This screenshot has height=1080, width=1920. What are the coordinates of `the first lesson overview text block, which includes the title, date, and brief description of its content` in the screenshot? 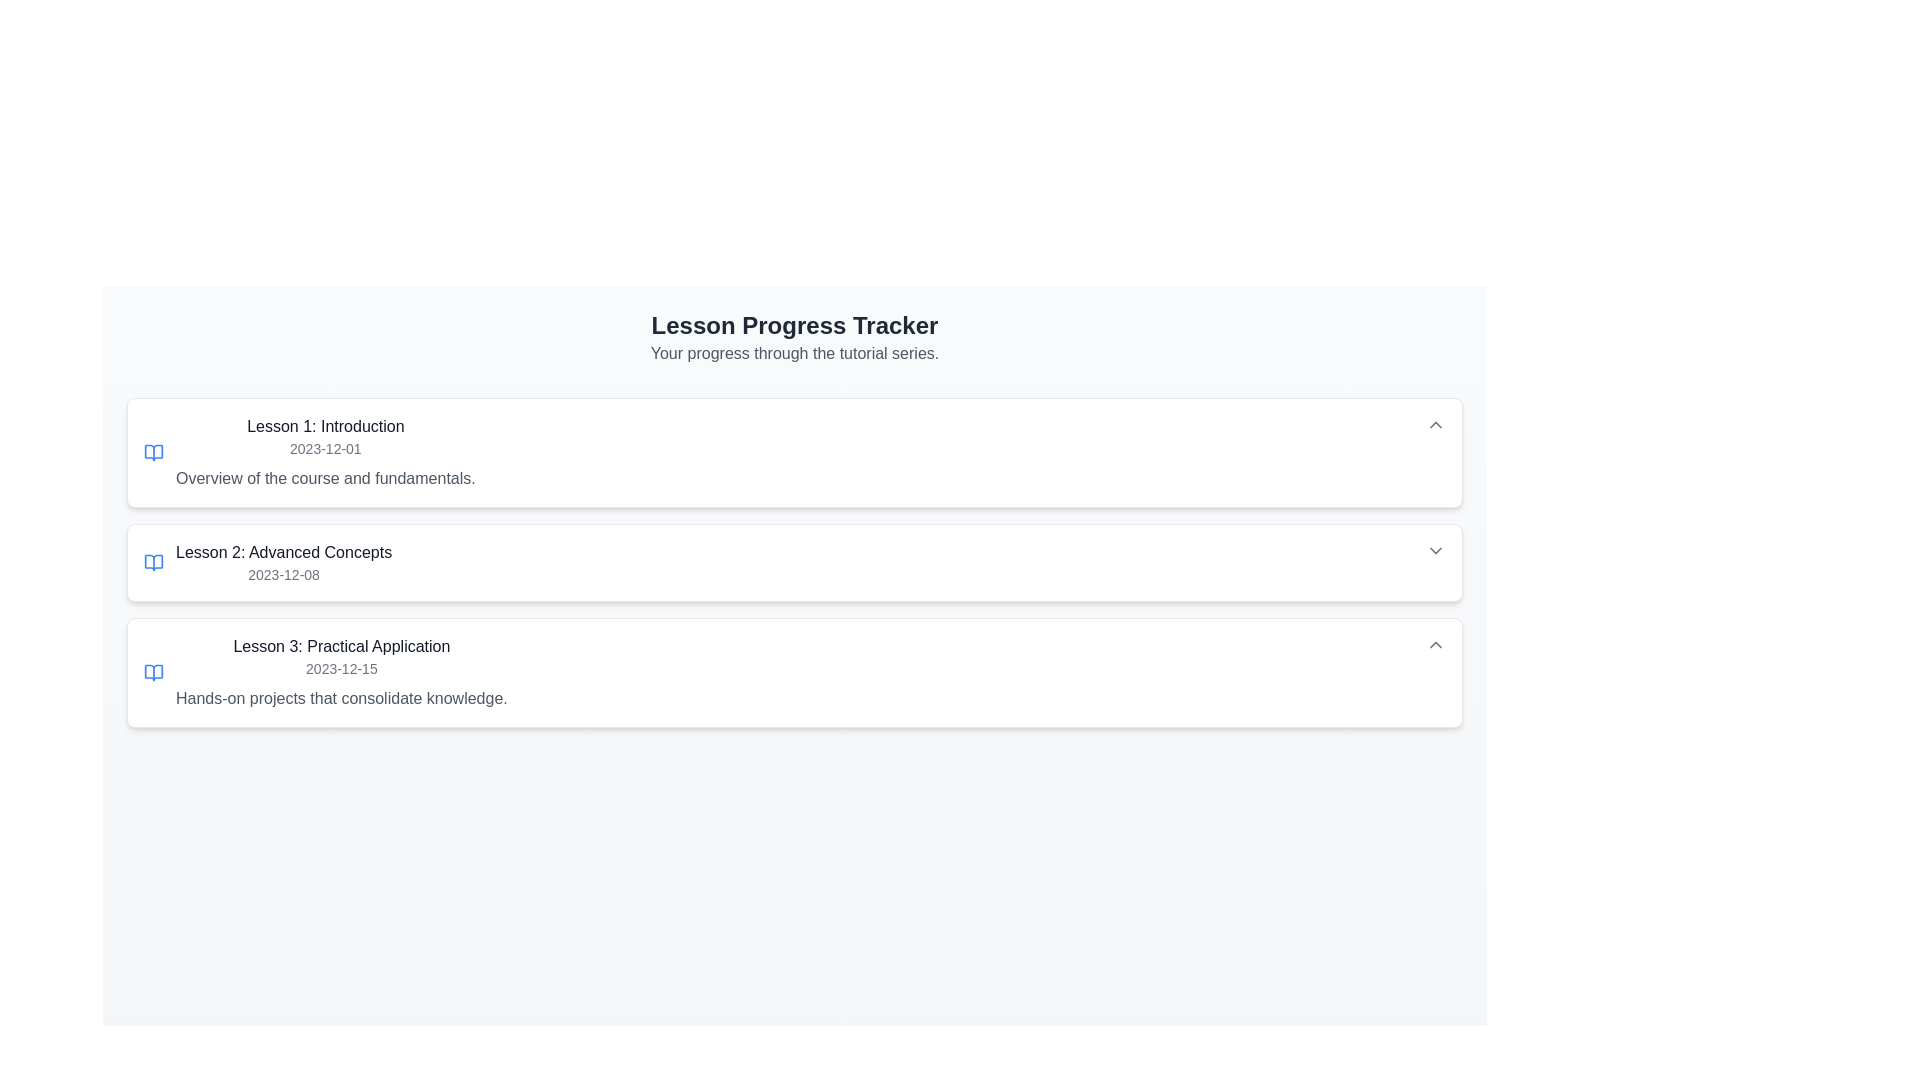 It's located at (325, 452).